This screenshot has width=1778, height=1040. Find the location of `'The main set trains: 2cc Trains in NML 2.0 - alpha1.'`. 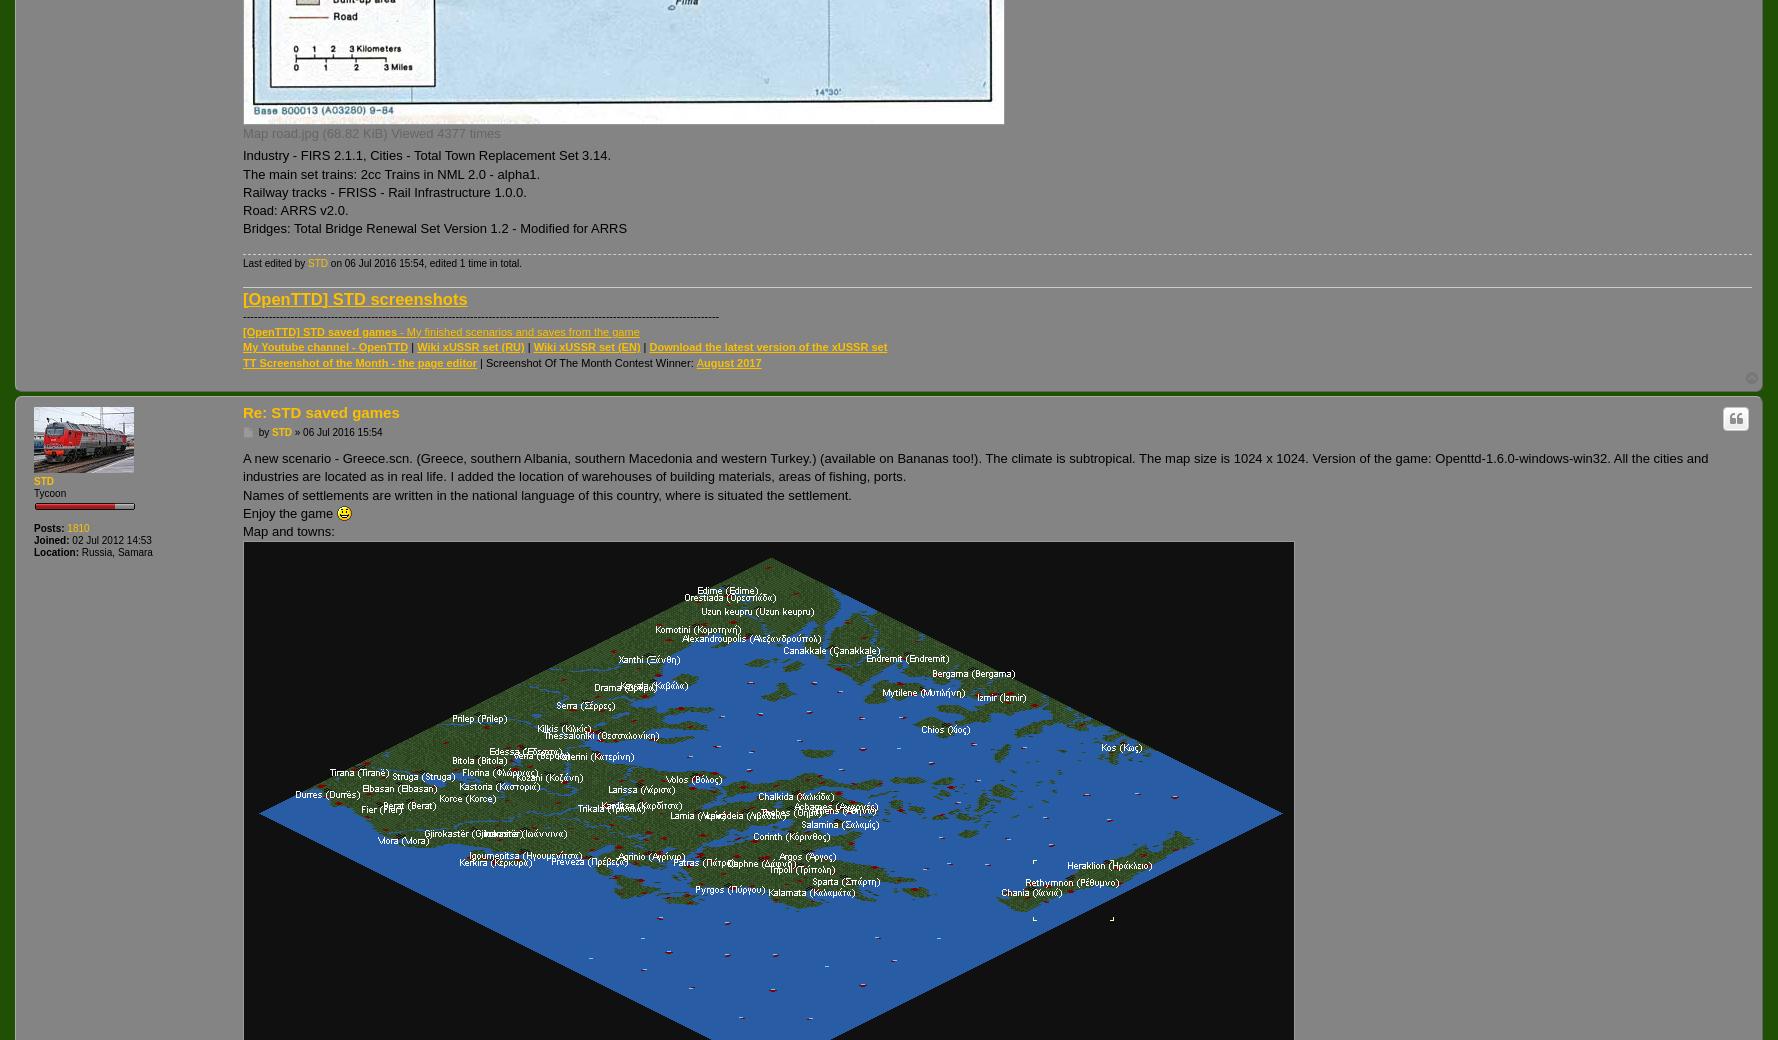

'The main set trains: 2cc Trains in NML 2.0 - alpha1.' is located at coordinates (391, 173).